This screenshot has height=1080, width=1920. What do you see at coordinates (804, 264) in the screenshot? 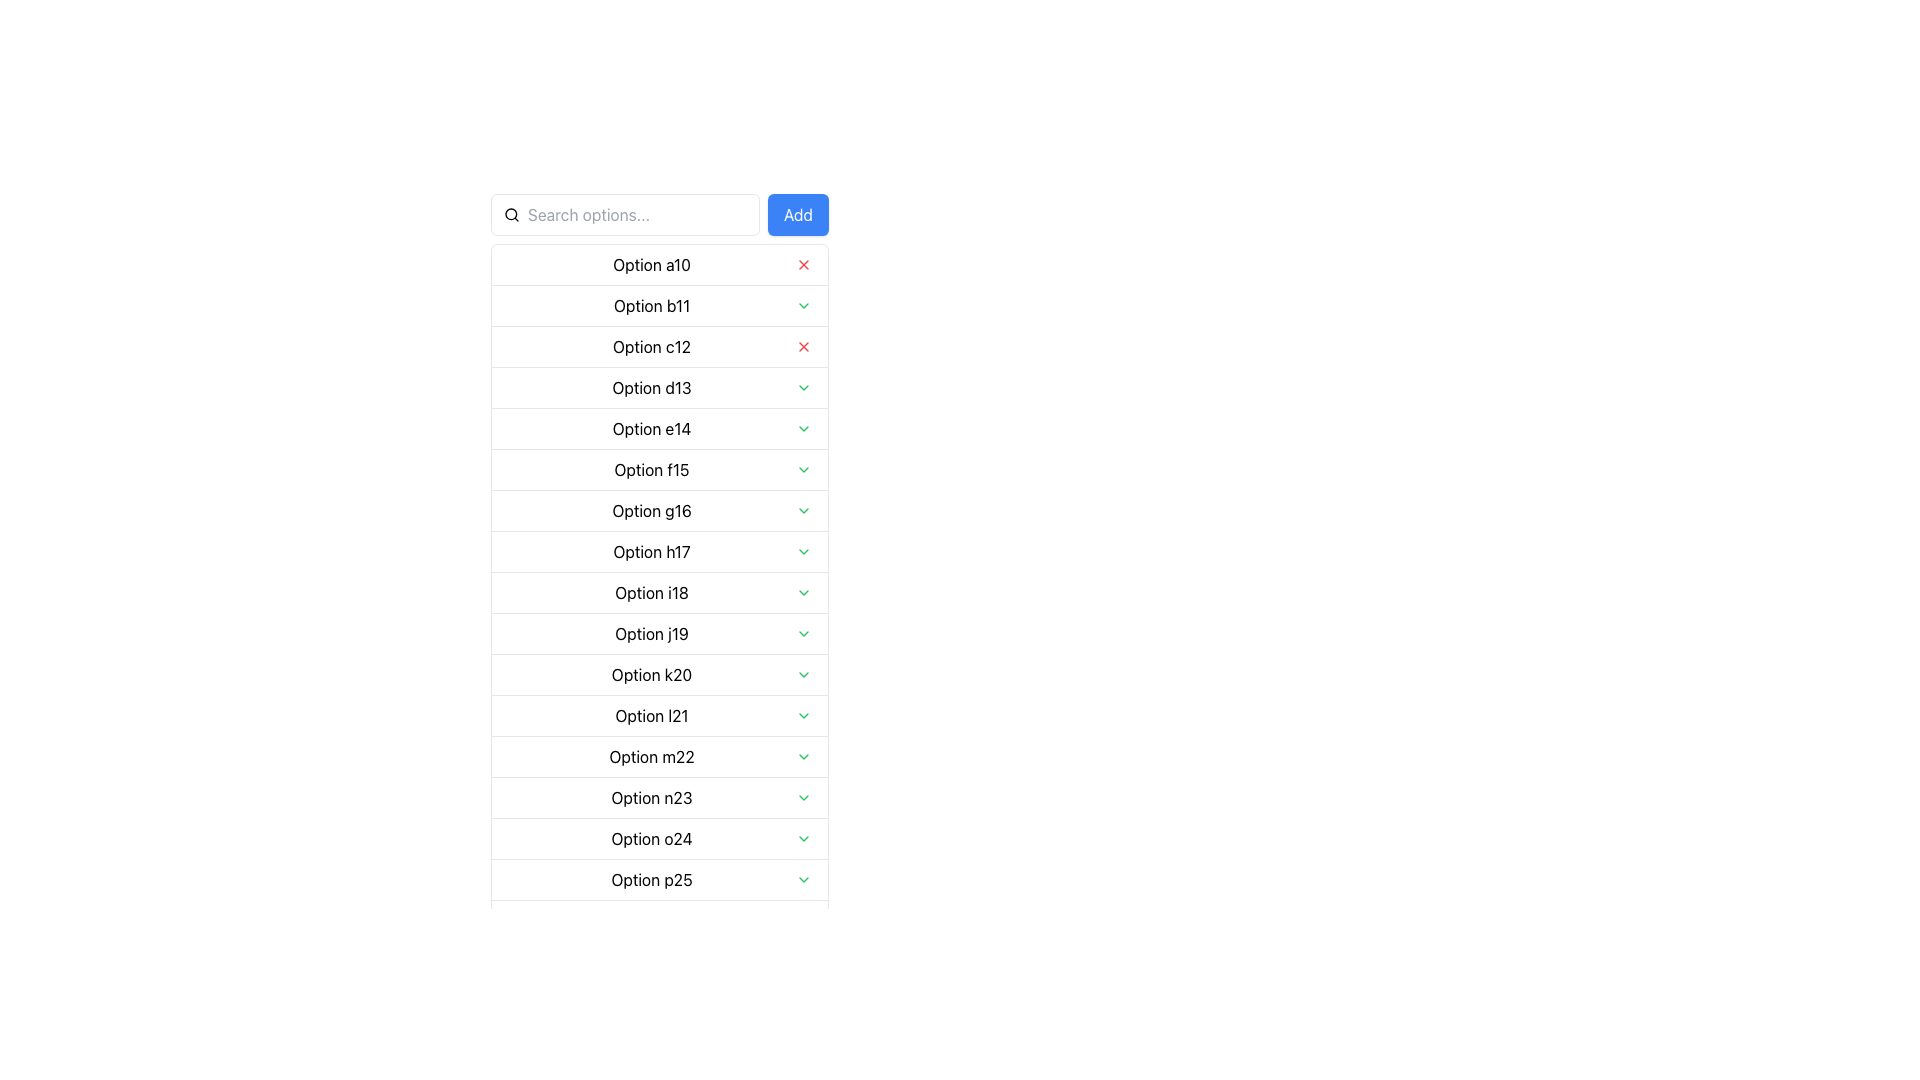
I see `the SVG icon element indicating an error or removal option for 'Option a10', located towards the right end of its row` at bounding box center [804, 264].